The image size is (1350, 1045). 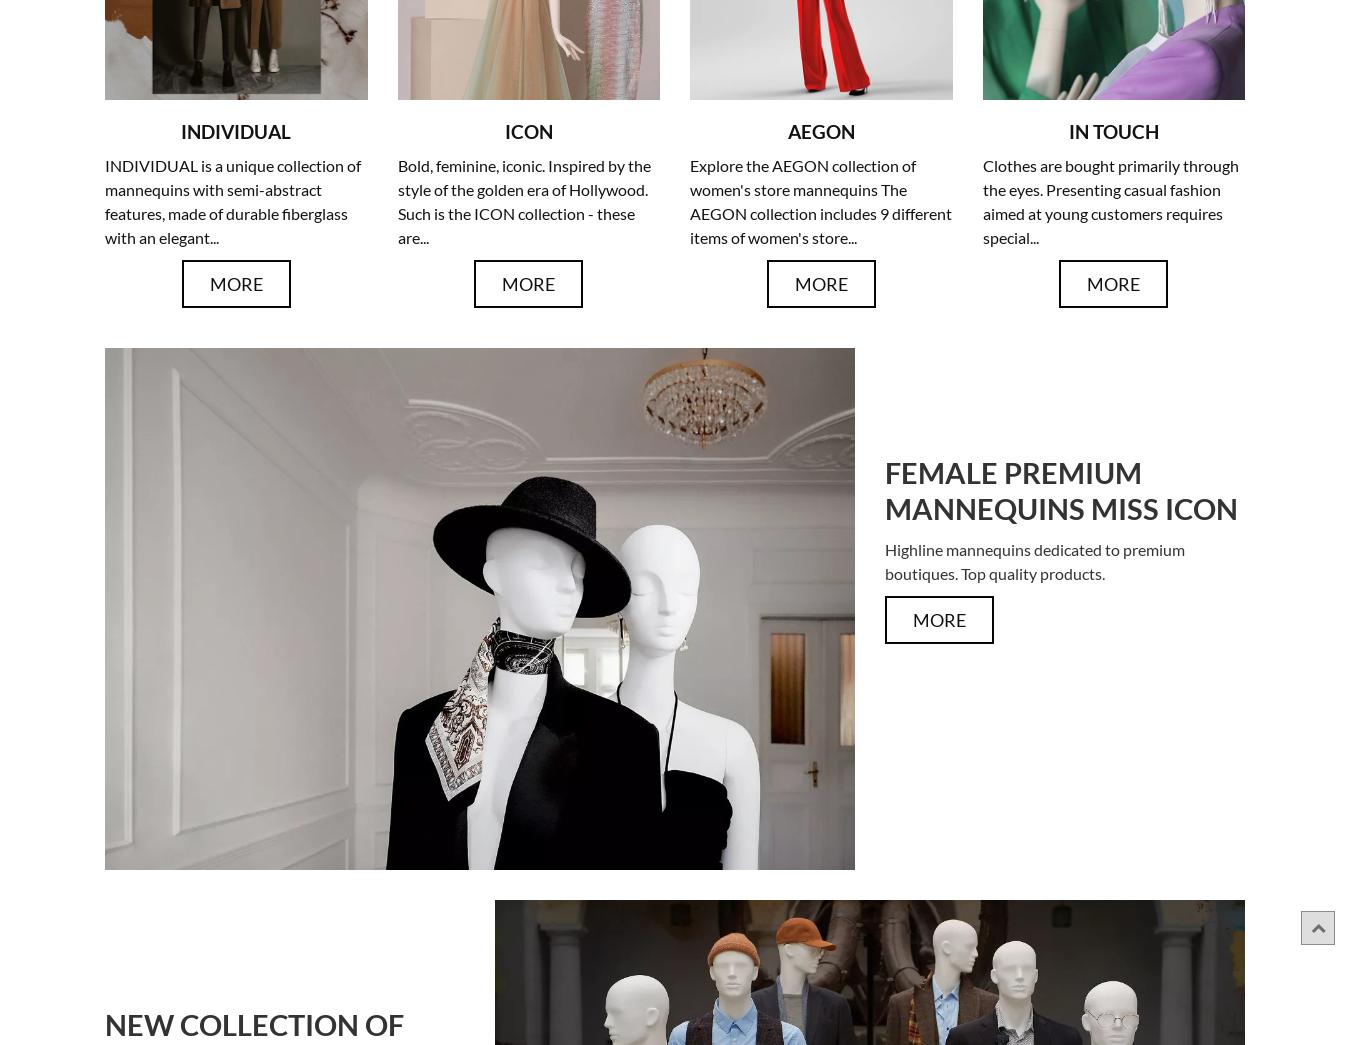 What do you see at coordinates (181, 130) in the screenshot?
I see `'INDIVIDUAL'` at bounding box center [181, 130].